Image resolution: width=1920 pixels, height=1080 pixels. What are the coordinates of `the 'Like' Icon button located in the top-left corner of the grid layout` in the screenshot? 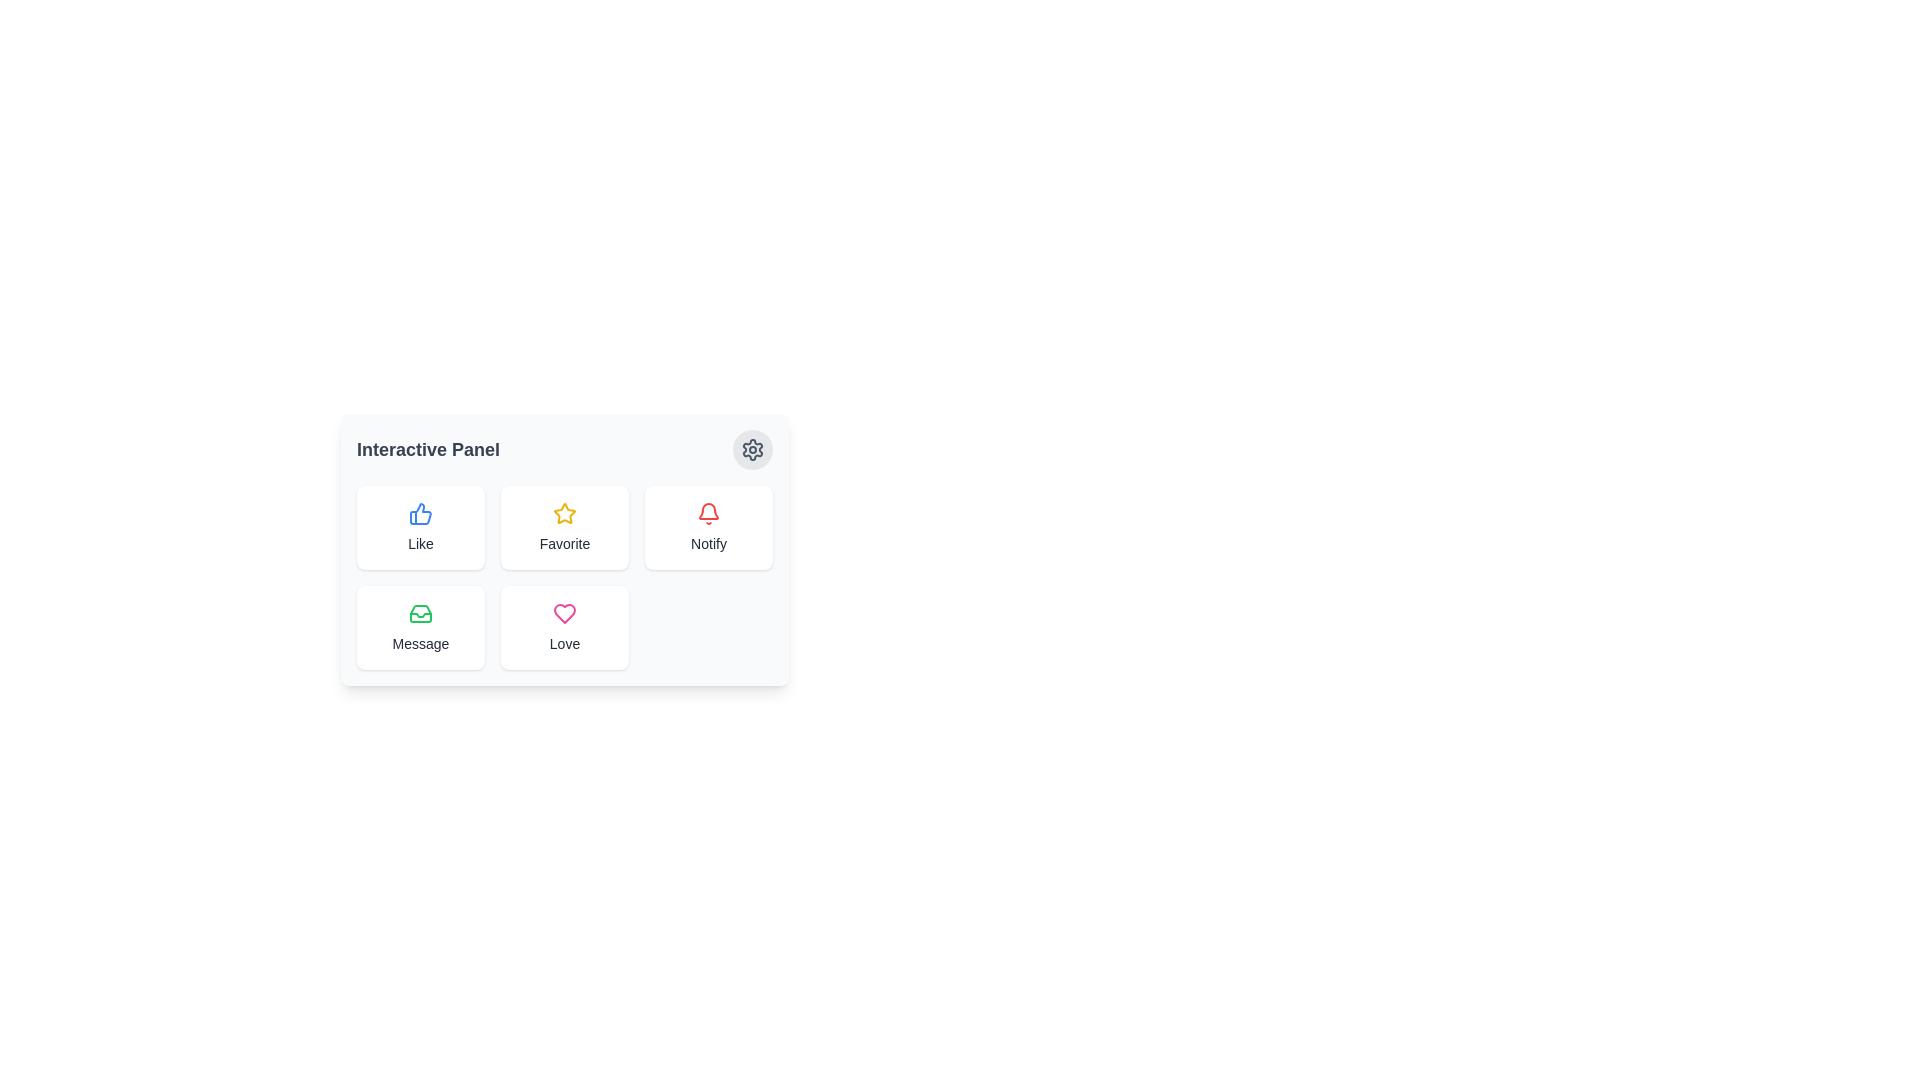 It's located at (419, 512).